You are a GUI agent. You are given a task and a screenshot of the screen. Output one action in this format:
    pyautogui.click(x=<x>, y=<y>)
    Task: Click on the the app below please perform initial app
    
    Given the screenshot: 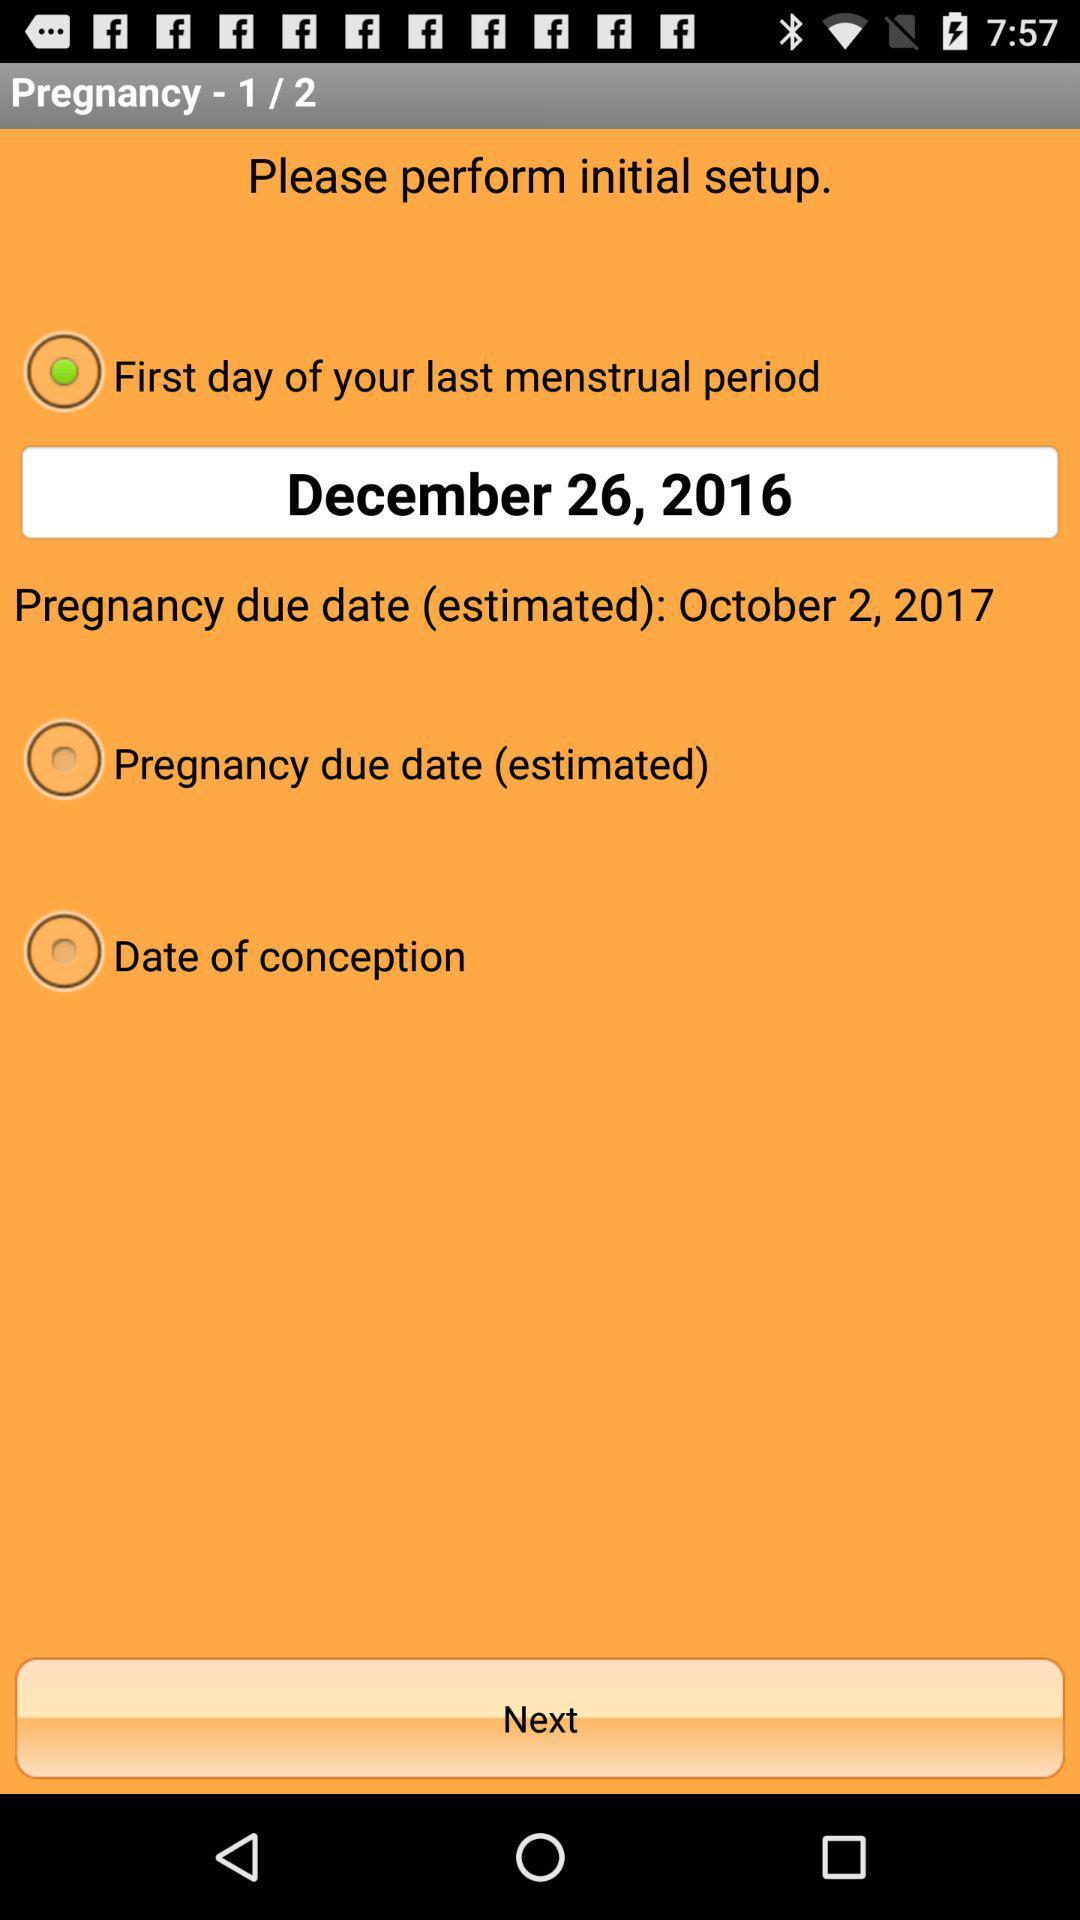 What is the action you would take?
    pyautogui.click(x=540, y=374)
    